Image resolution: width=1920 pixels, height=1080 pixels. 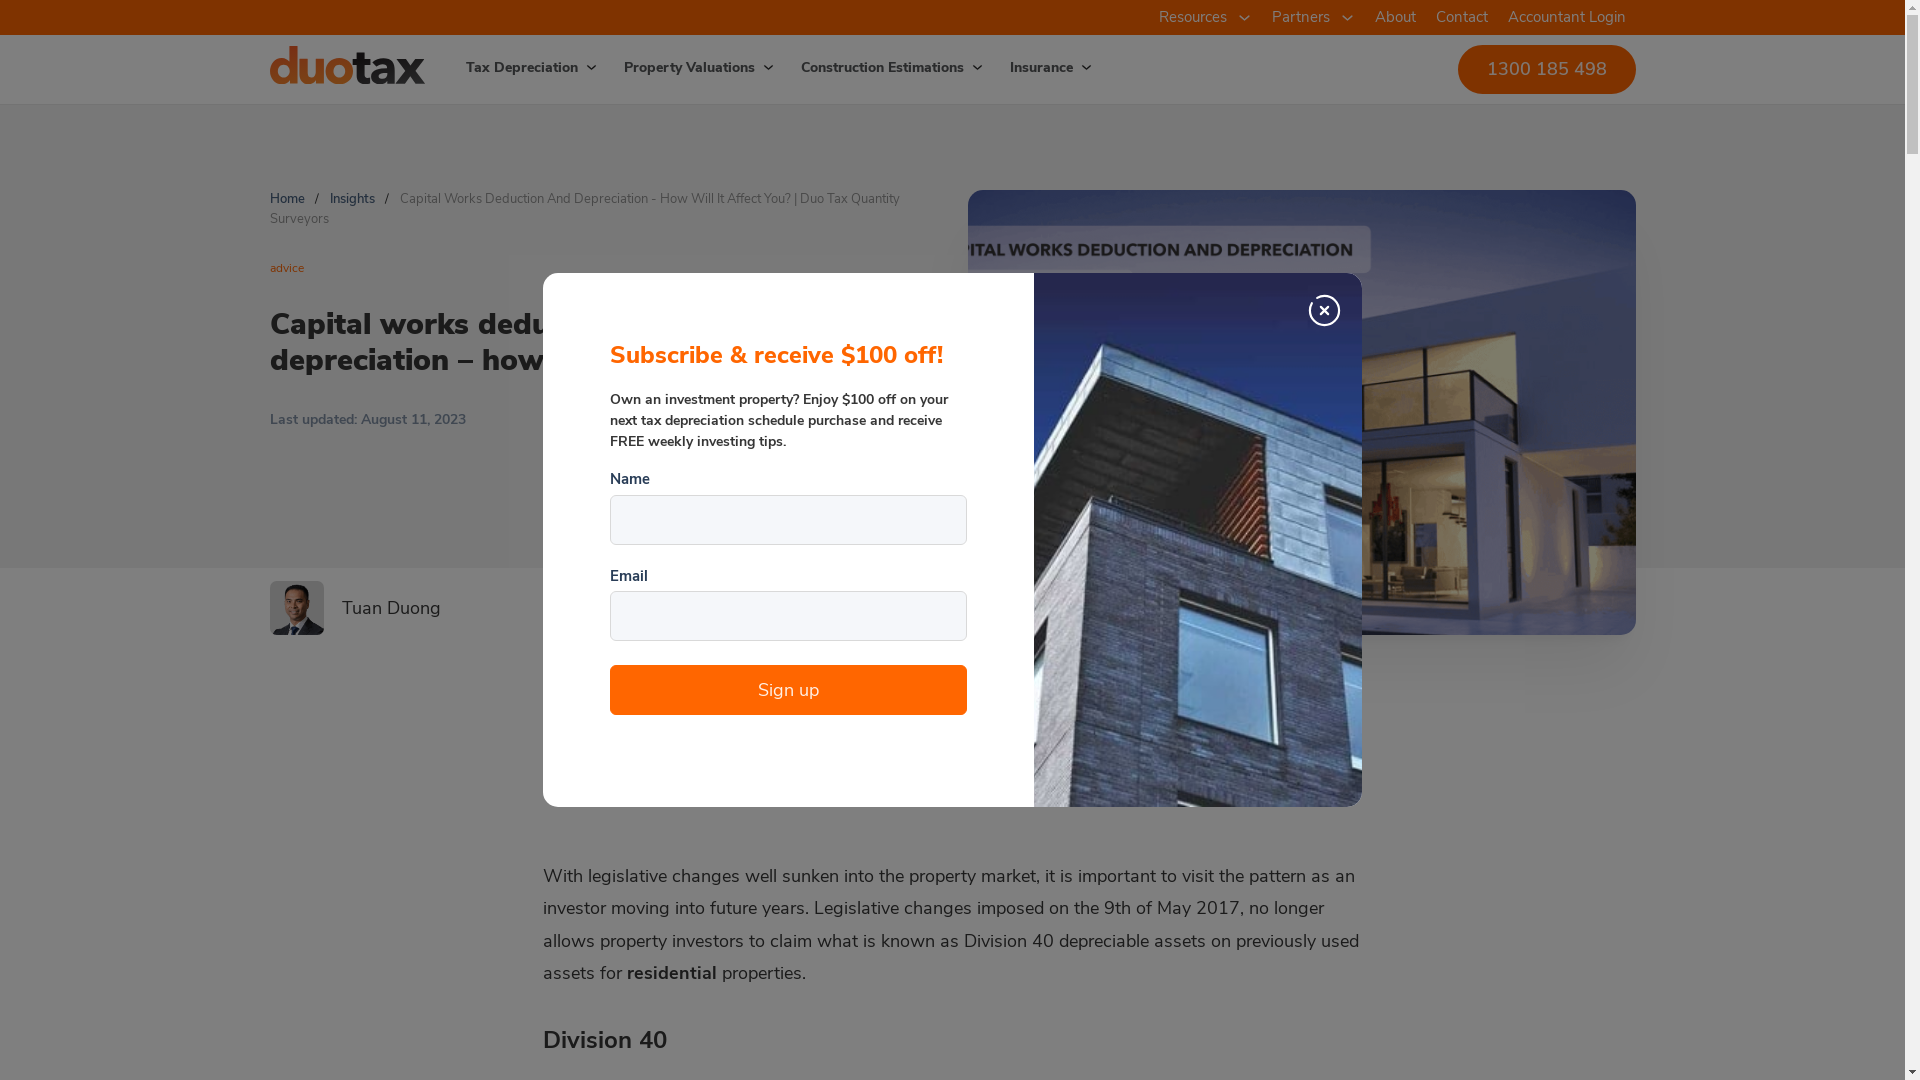 What do you see at coordinates (1462, 17) in the screenshot?
I see `'Contact'` at bounding box center [1462, 17].